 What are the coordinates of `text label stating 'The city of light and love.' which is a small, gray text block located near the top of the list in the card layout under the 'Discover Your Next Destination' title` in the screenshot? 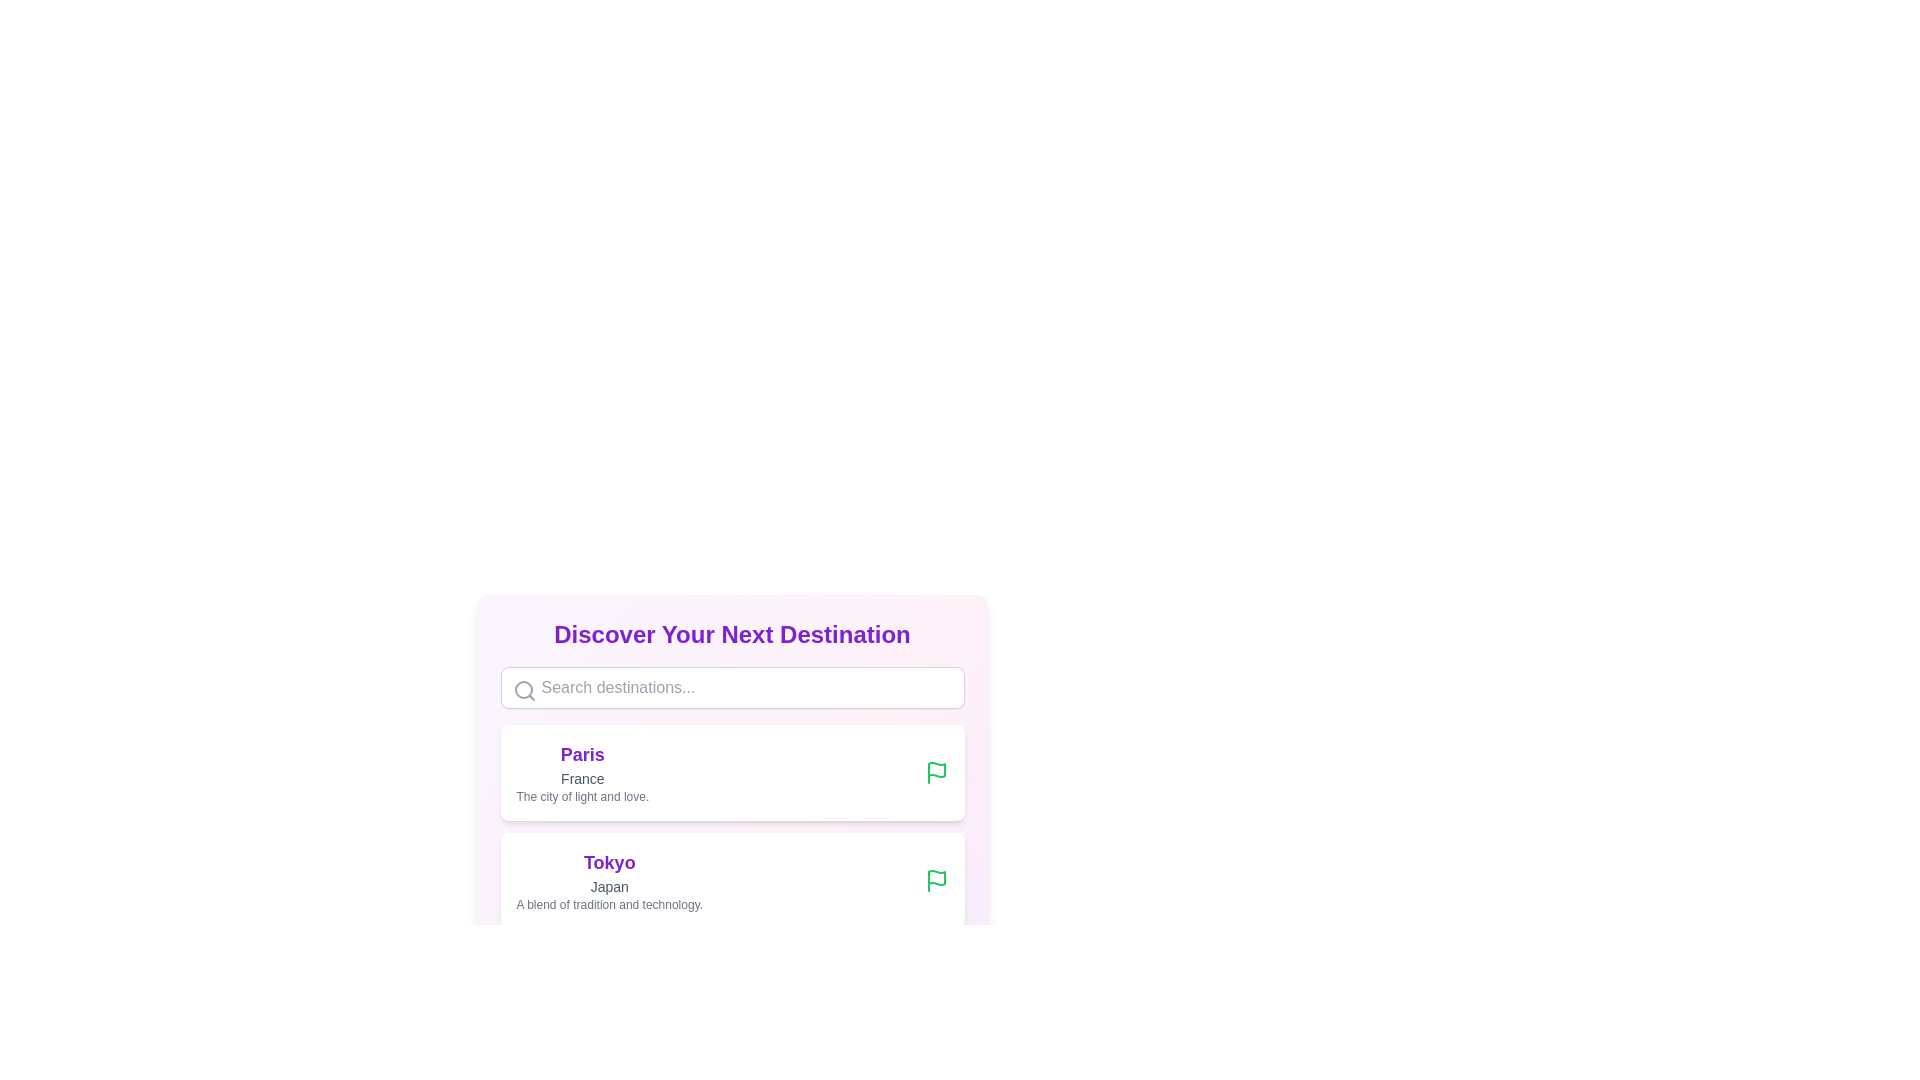 It's located at (581, 796).